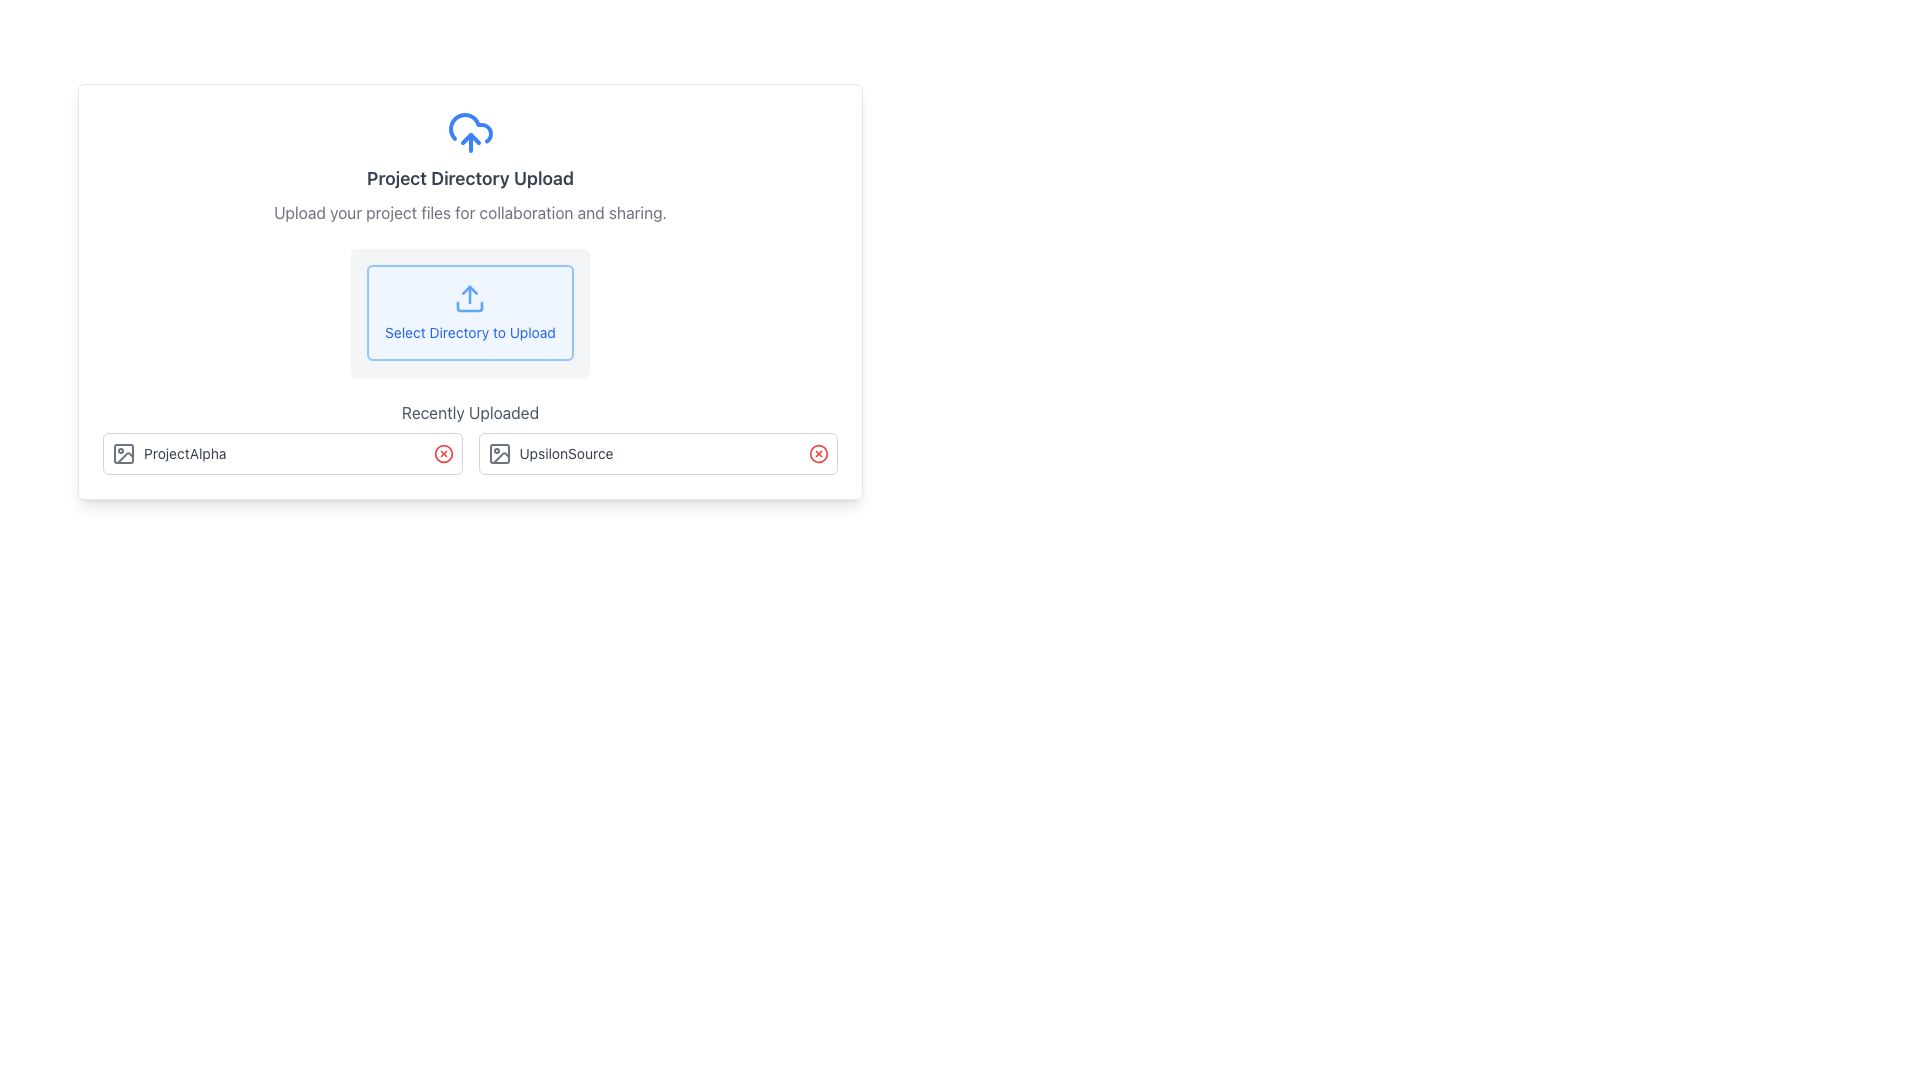  What do you see at coordinates (499, 454) in the screenshot?
I see `the small rectangular shape with rounded corners, filled in a neutral color, located within the image-related icon in the 'UpsilonSource' entry's icon column in the recently uploaded files section` at bounding box center [499, 454].